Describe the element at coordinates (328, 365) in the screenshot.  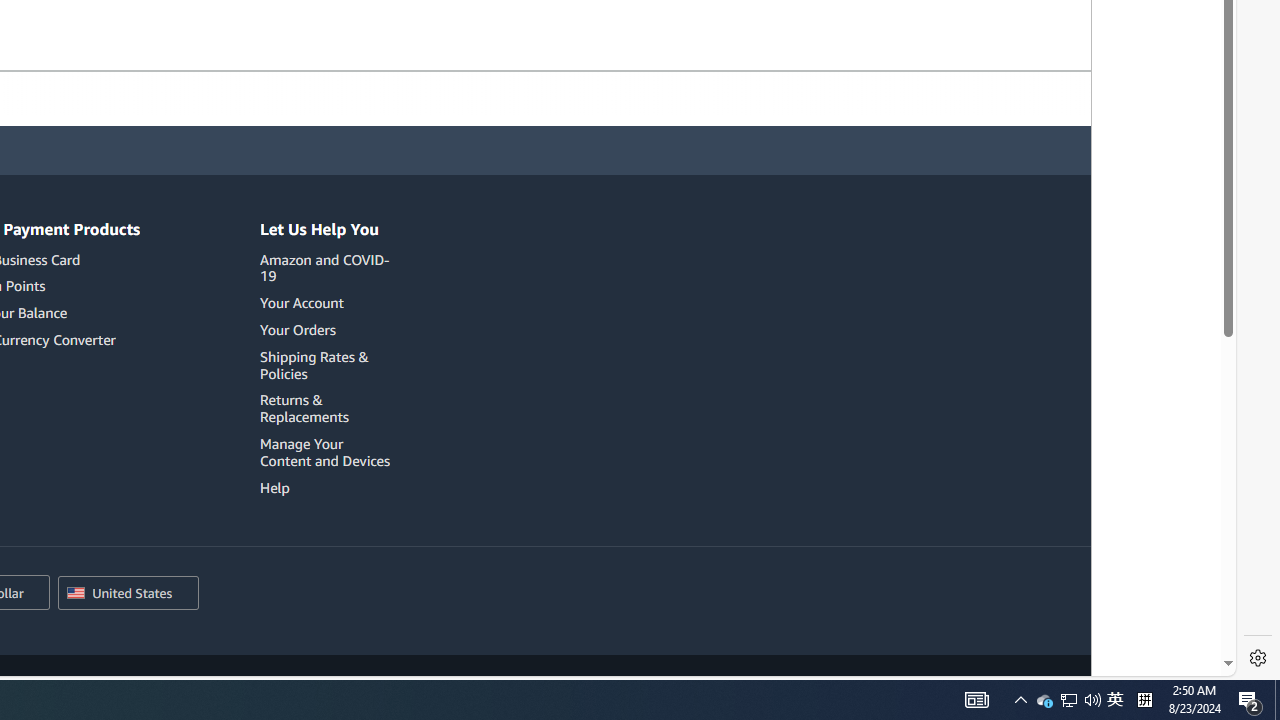
I see `'Shipping Rates & Policies'` at that location.